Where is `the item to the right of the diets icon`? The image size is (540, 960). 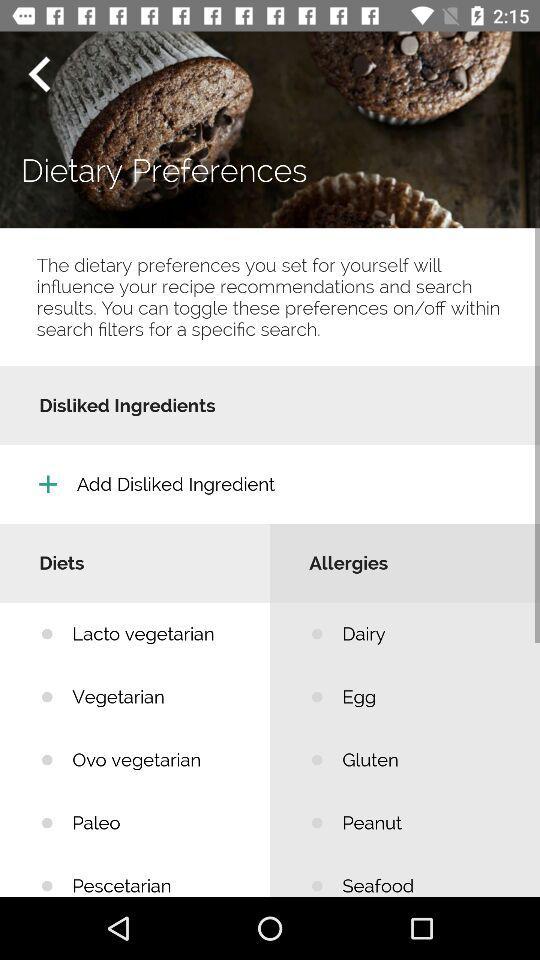 the item to the right of the diets icon is located at coordinates (425, 633).